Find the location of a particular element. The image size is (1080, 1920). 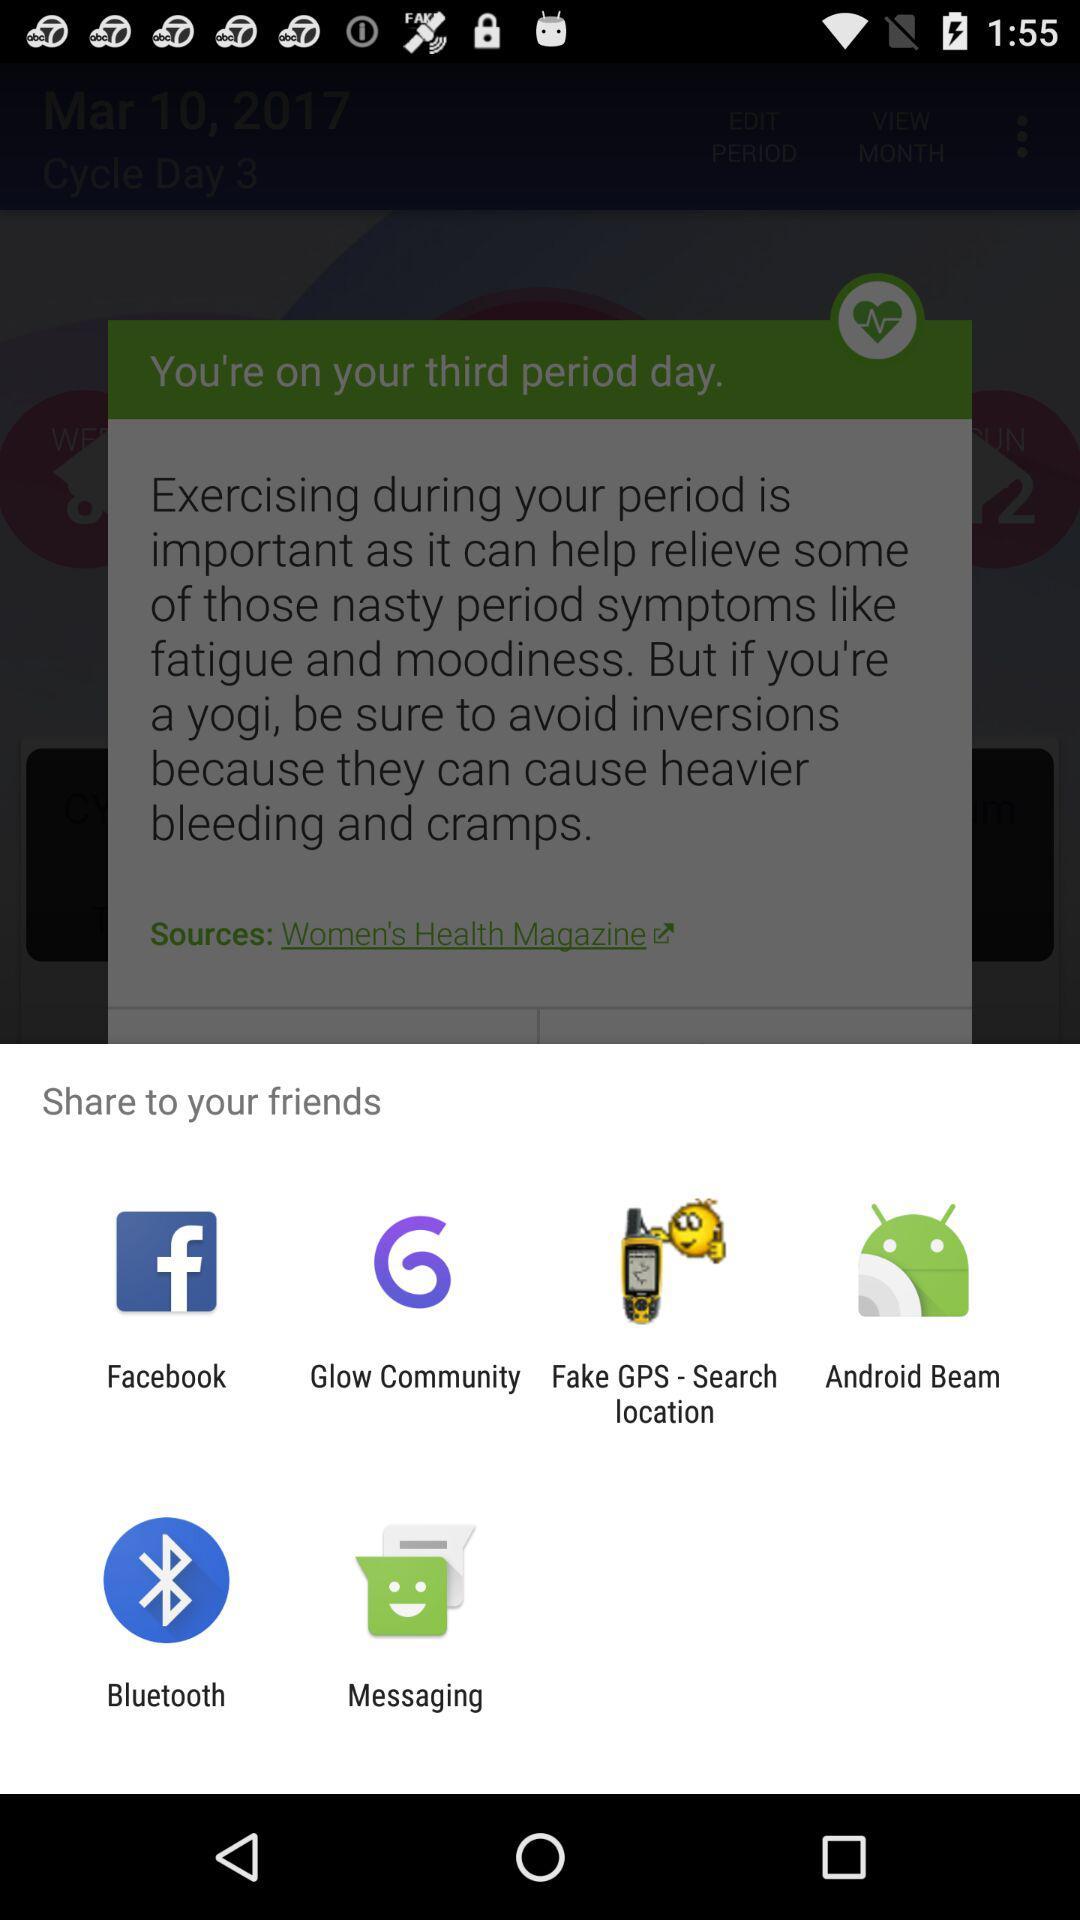

the android beam icon is located at coordinates (913, 1392).